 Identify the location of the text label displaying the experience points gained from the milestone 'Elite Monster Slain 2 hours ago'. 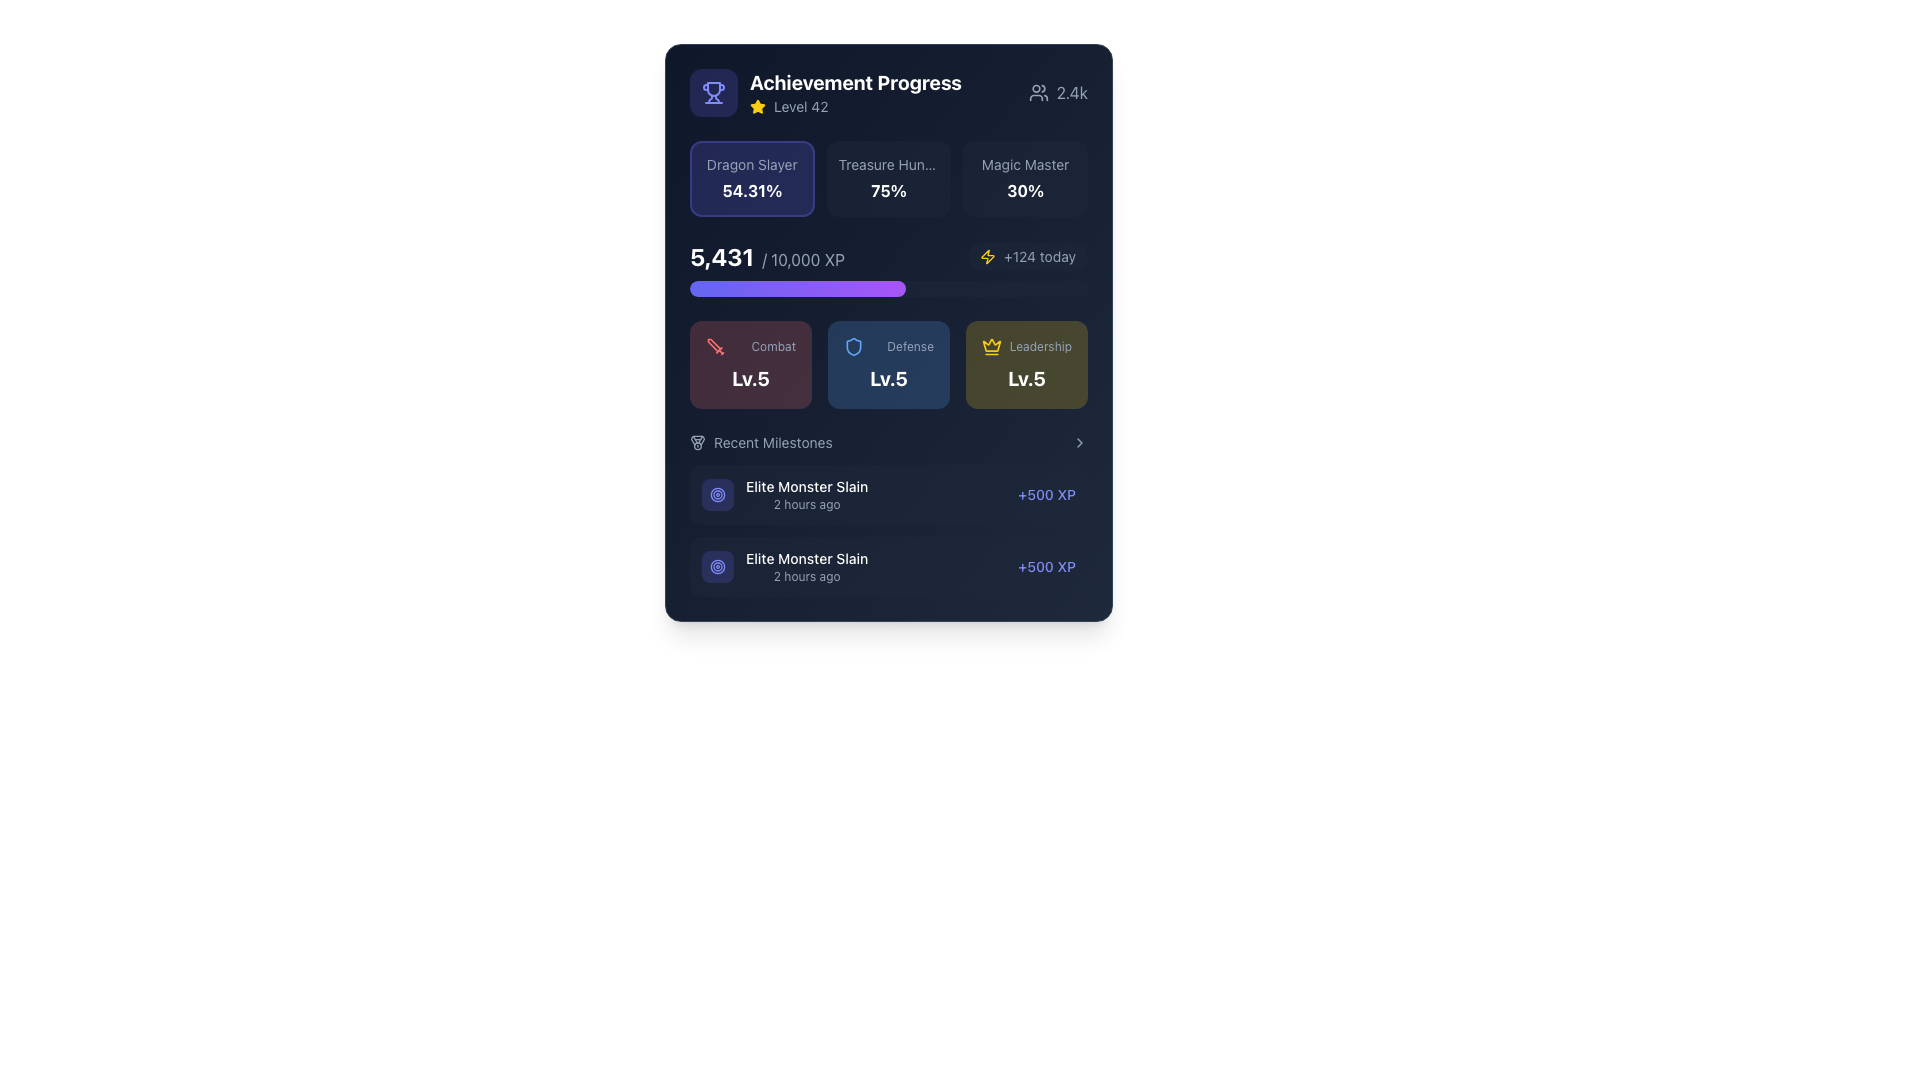
(1046, 567).